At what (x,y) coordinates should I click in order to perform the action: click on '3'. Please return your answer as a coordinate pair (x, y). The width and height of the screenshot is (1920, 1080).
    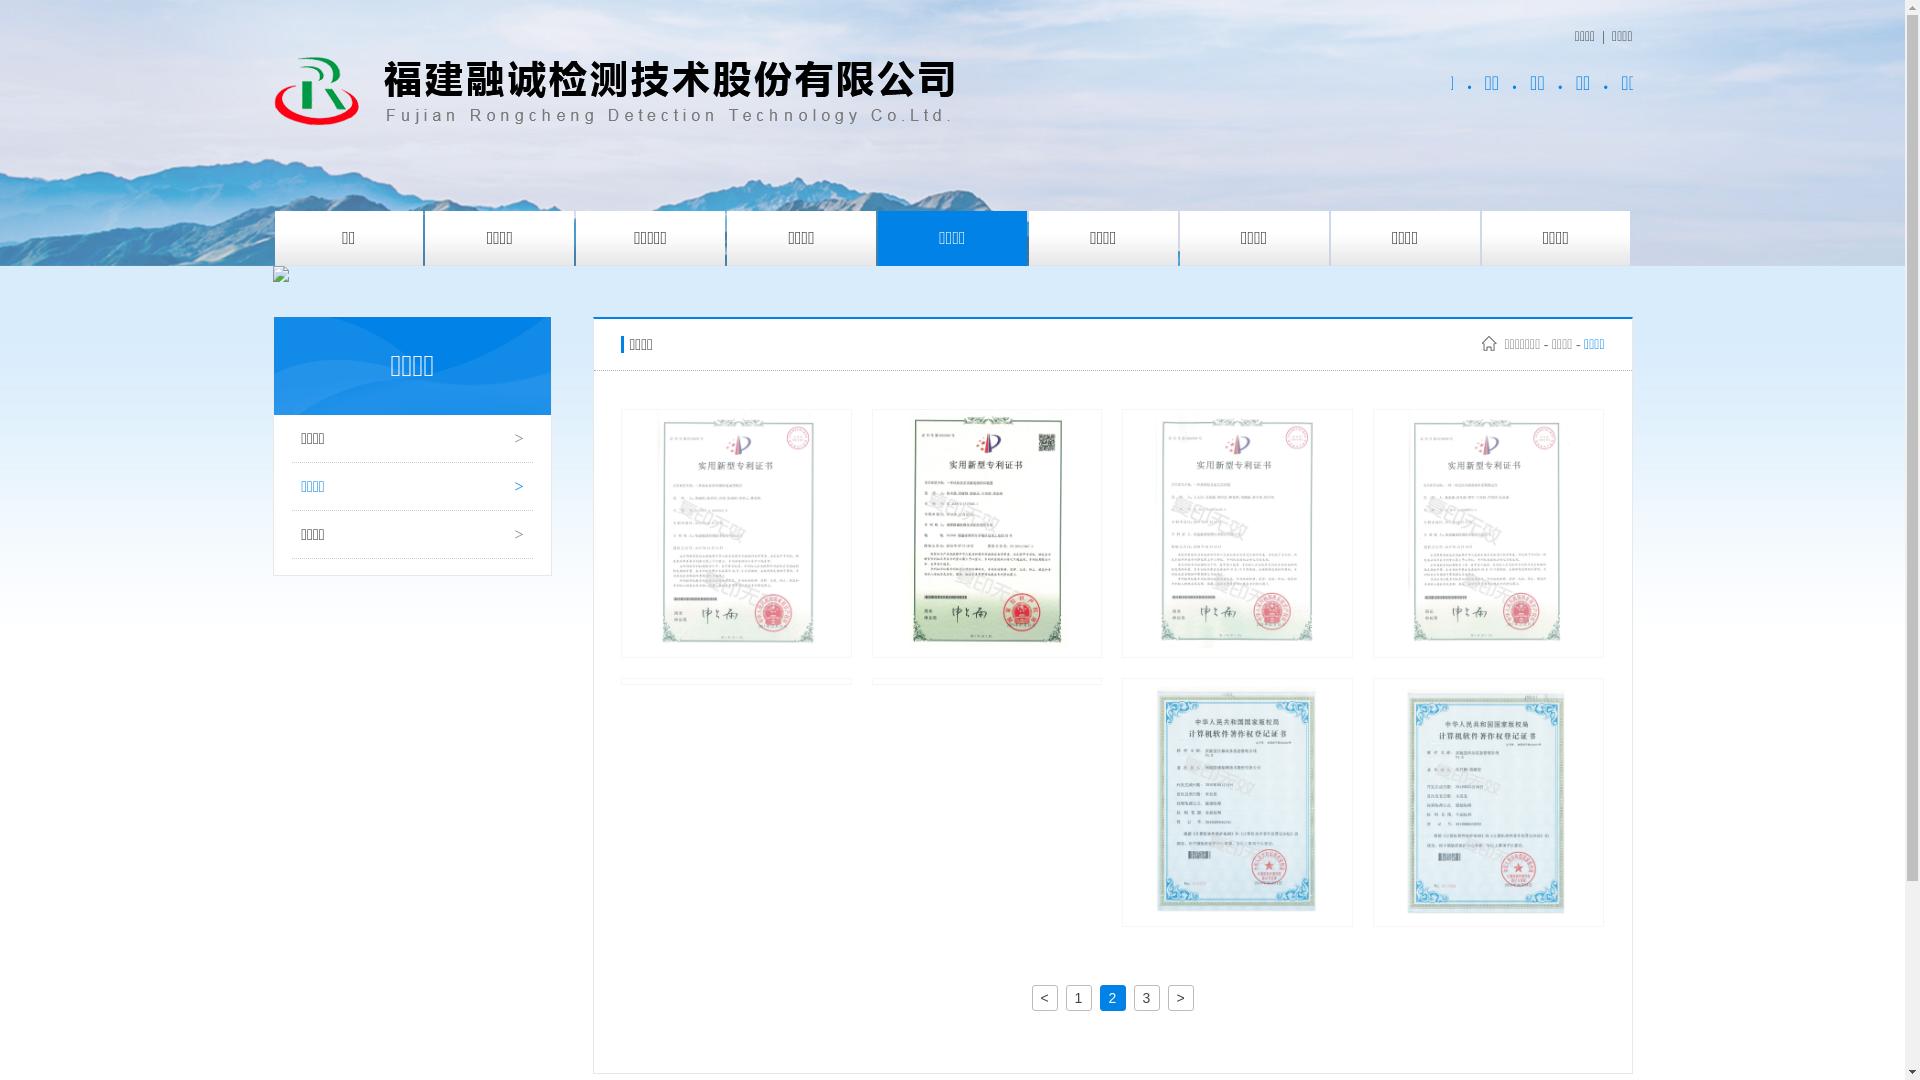
    Looking at the image, I should click on (1147, 998).